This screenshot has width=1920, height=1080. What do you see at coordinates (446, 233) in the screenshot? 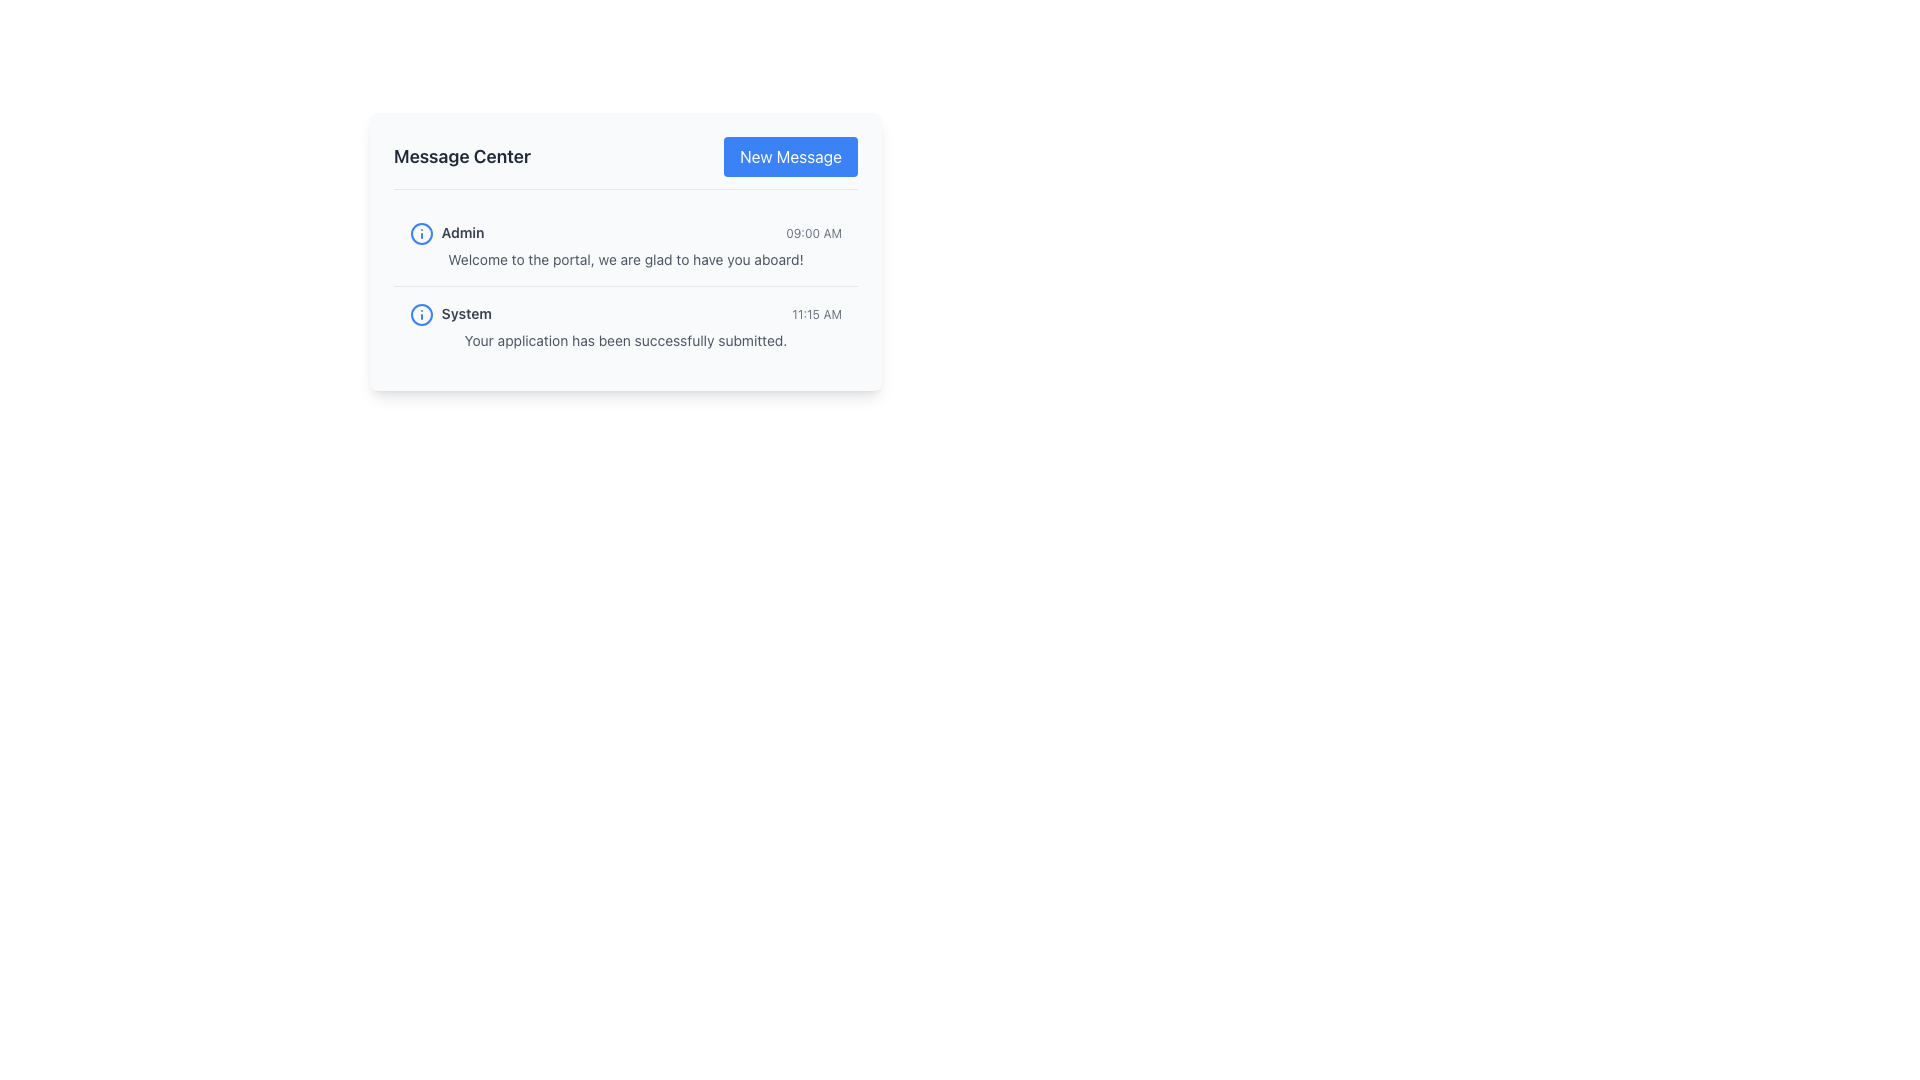
I see `the text label that identifies the author or source of the listed item in the 'Message Center' section for accessibility purposes` at bounding box center [446, 233].